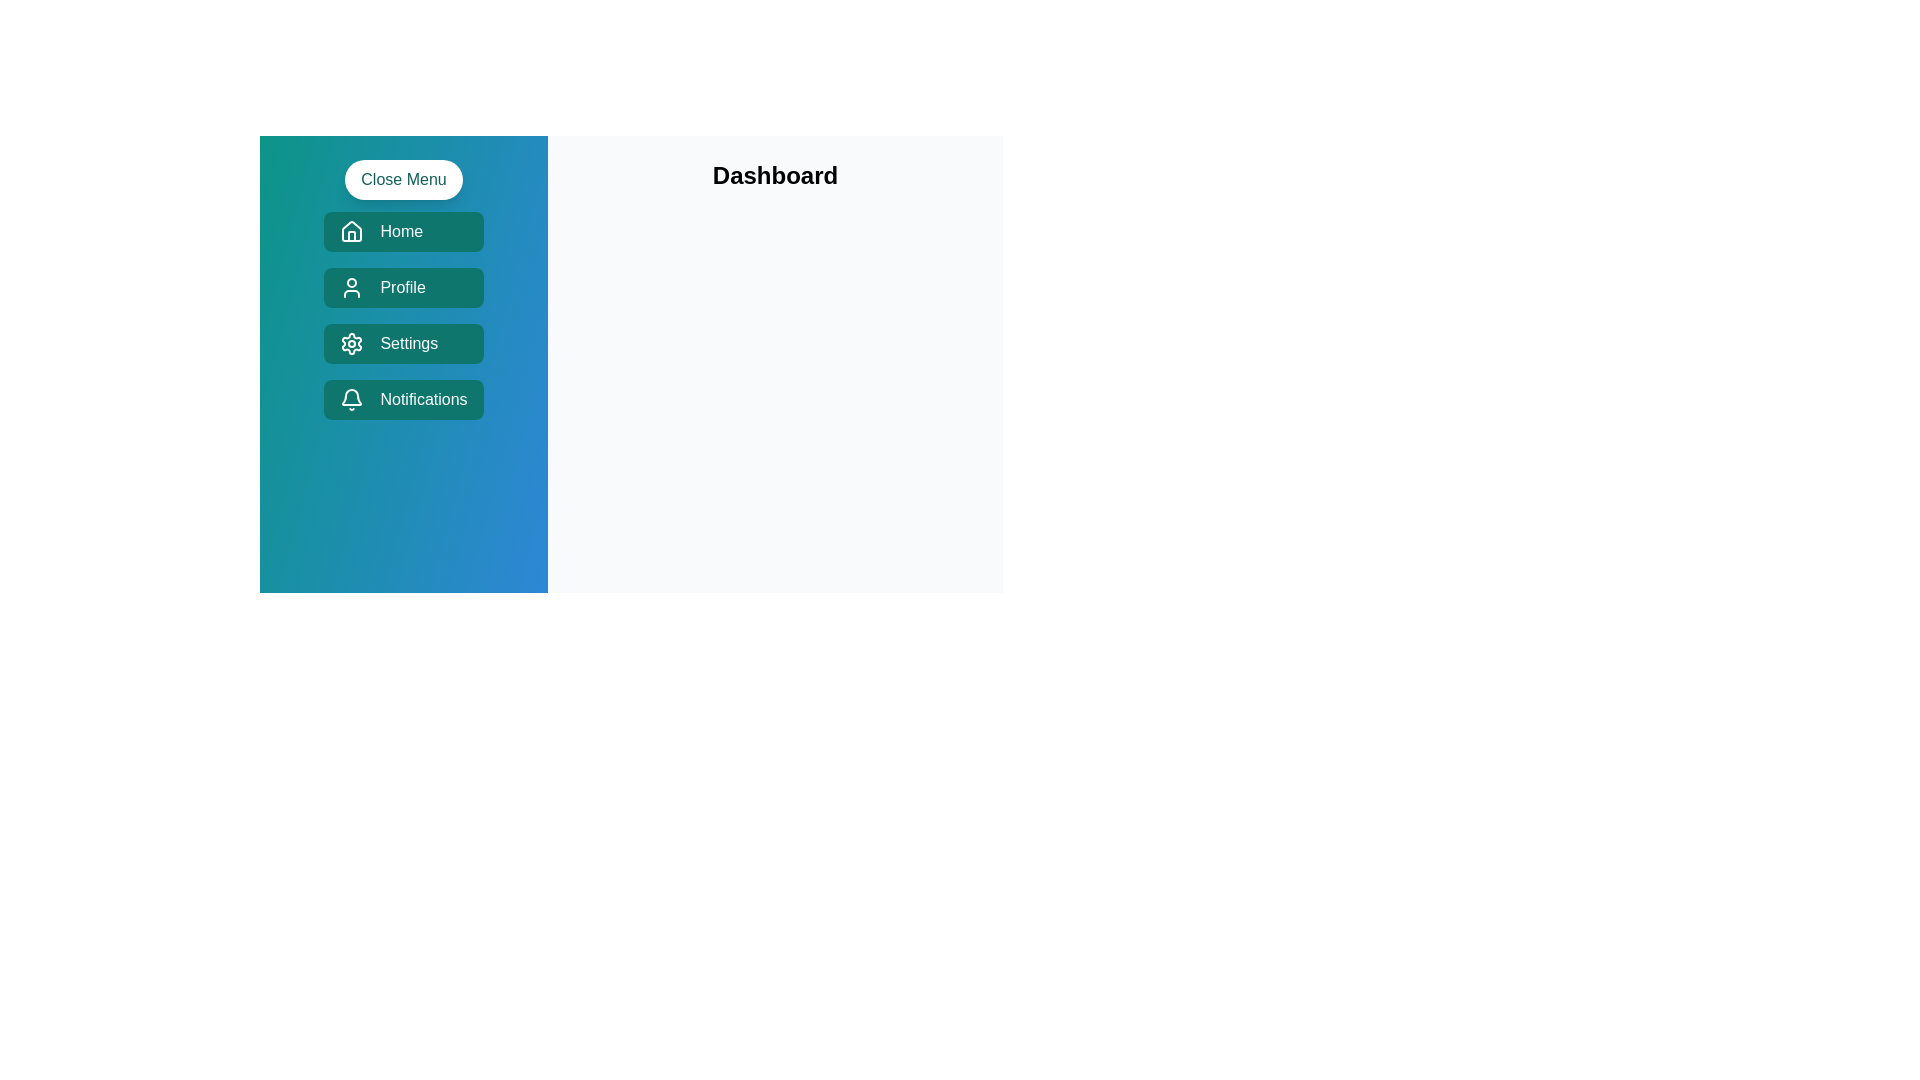  Describe the element at coordinates (402, 342) in the screenshot. I see `the 'Settings' button located in the sidebar, which is the third option in a vertical stack of buttons` at that location.